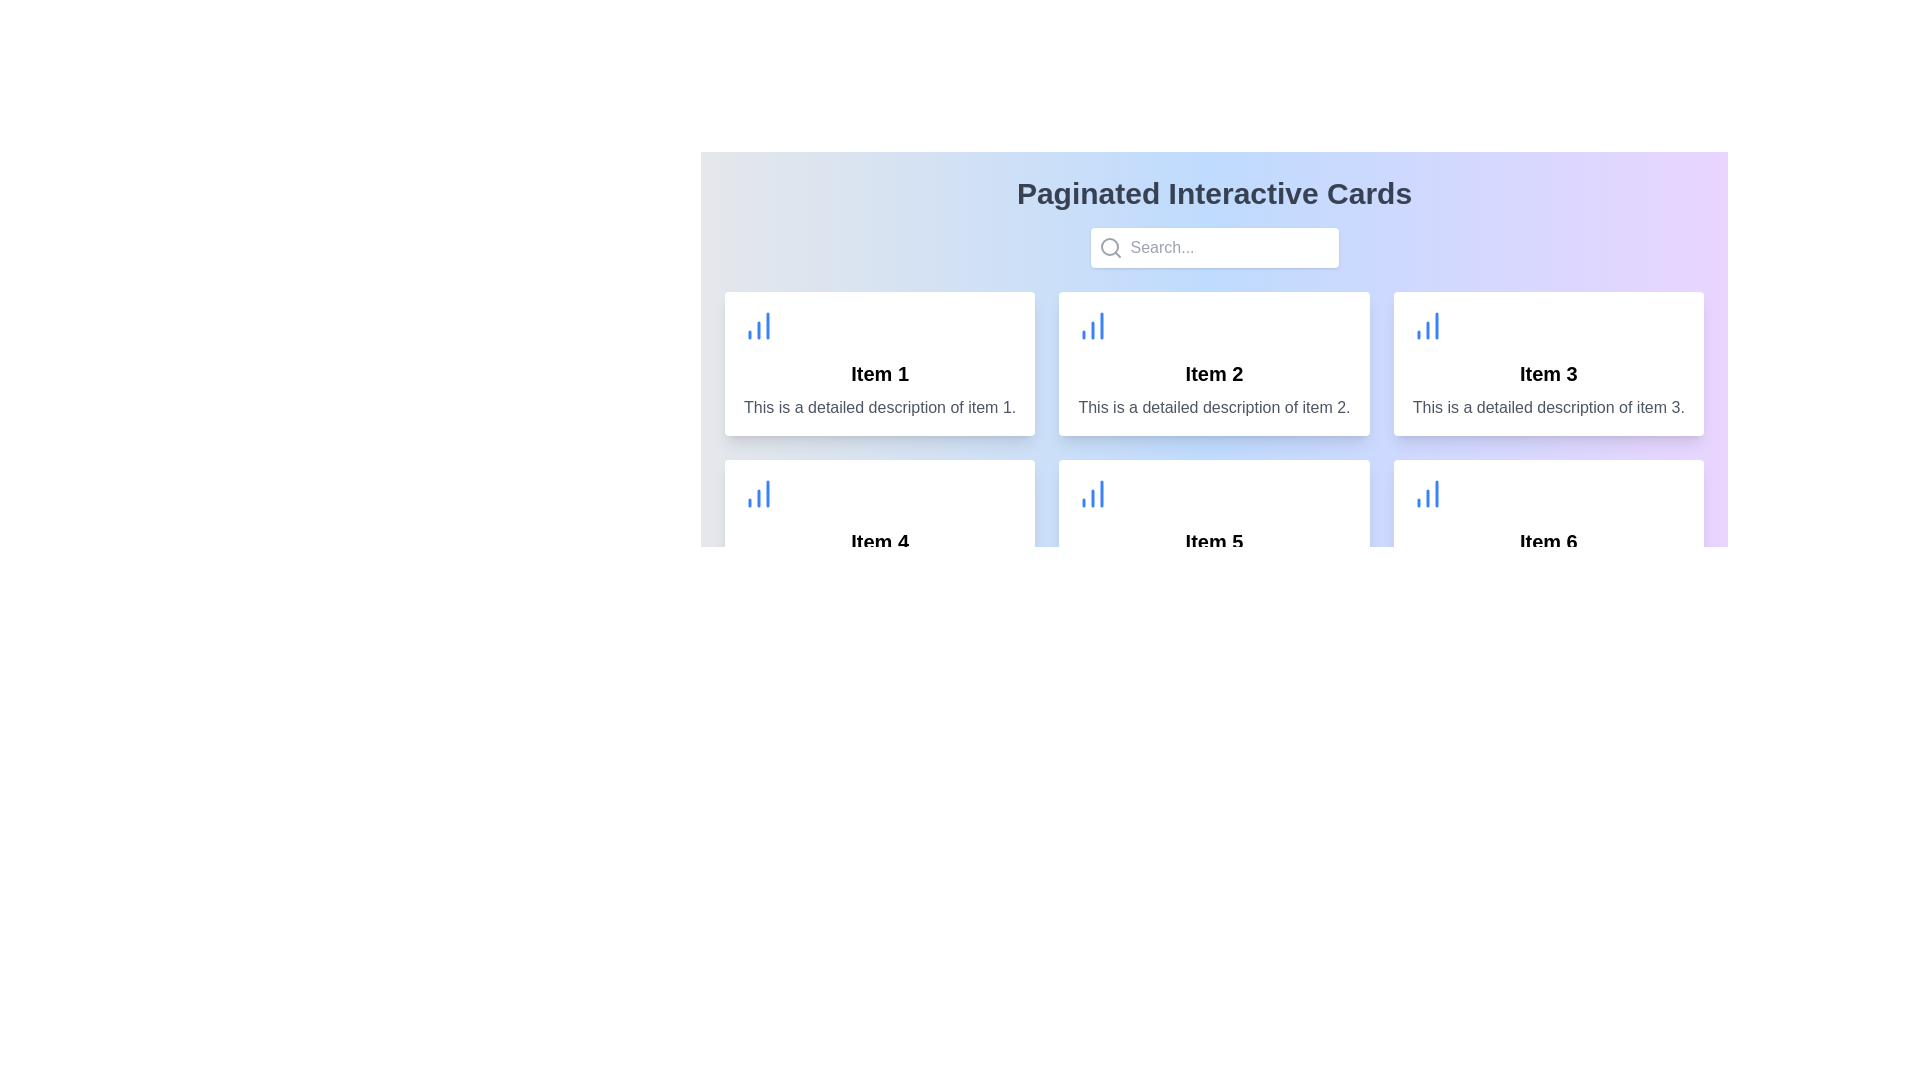 The image size is (1920, 1080). I want to click on the decorative SVG circle that is part of the search icon in the upper interface's search bar, so click(1108, 245).